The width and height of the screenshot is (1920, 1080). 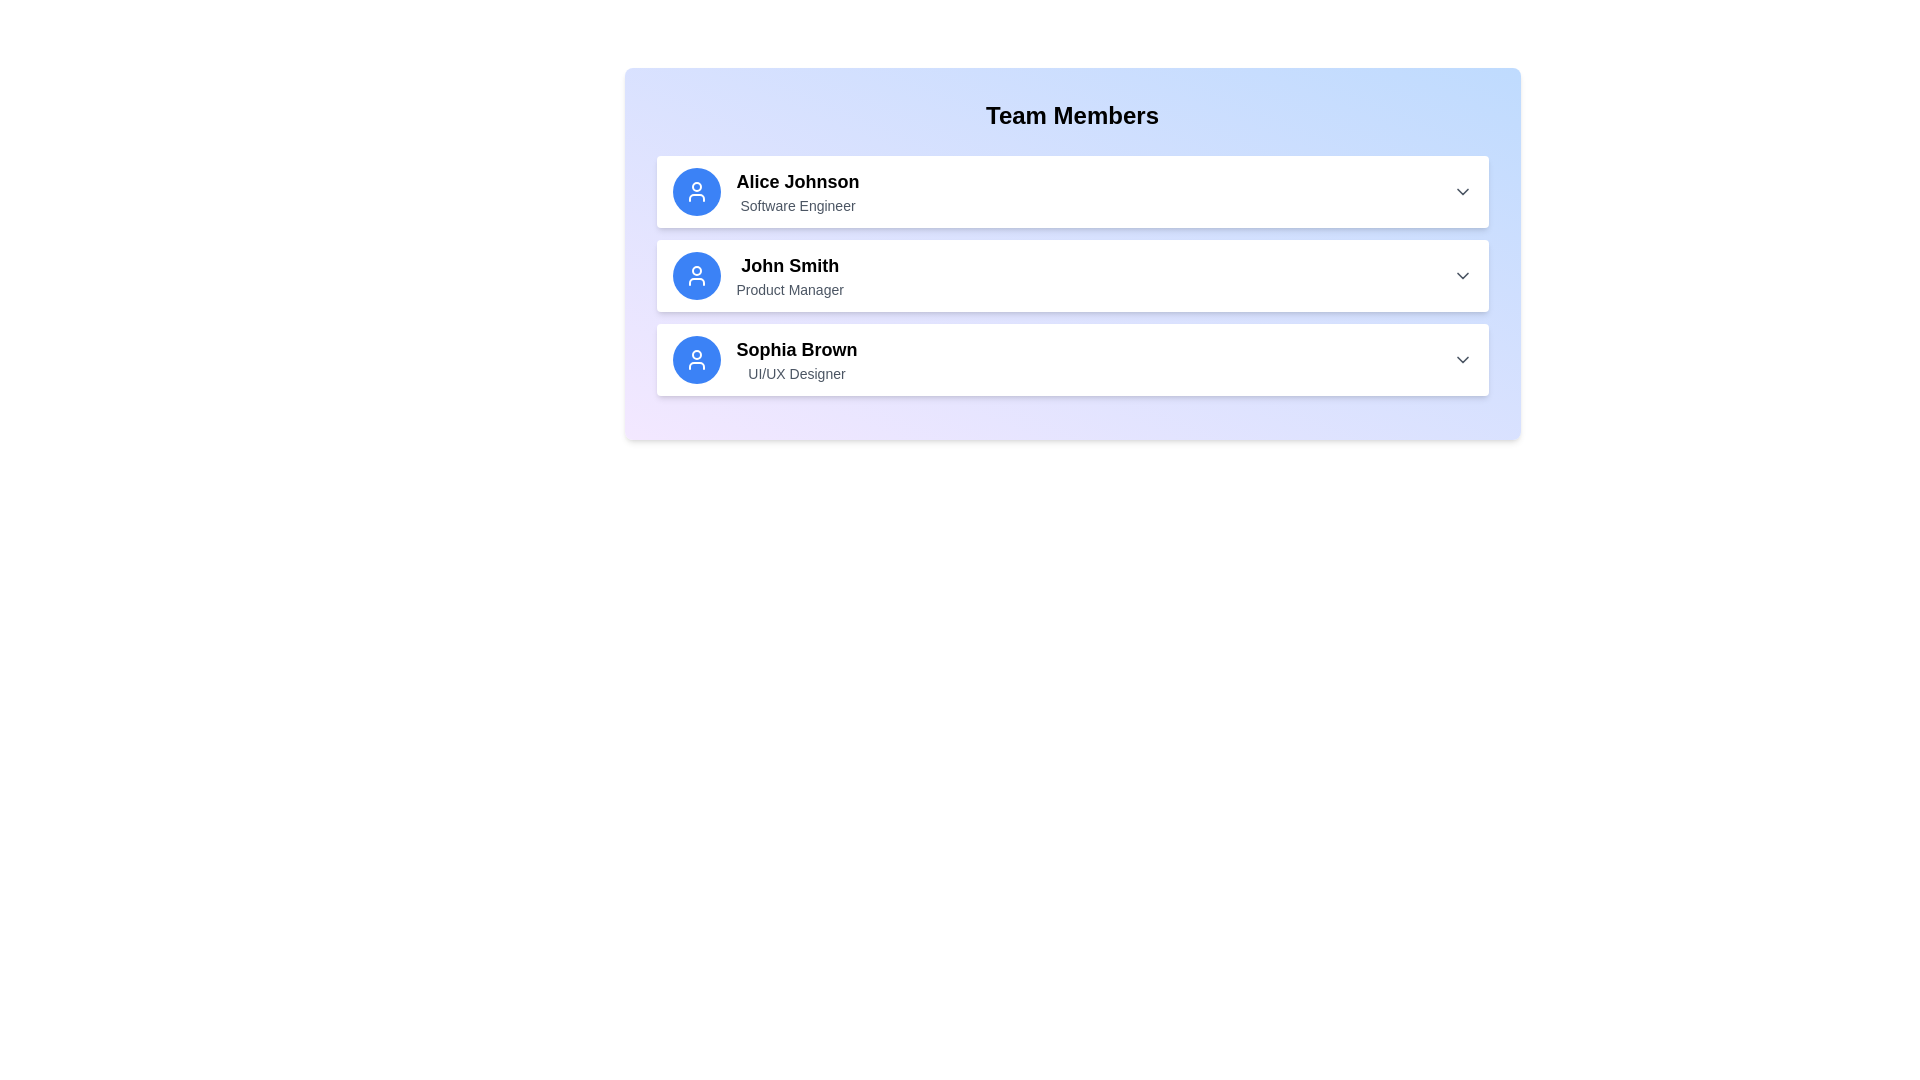 What do you see at coordinates (696, 276) in the screenshot?
I see `the user profile icon with a circular head and semi-circular body, outlined in white on a blue background, located next to 'John Smith' in the 'Team Members' list` at bounding box center [696, 276].